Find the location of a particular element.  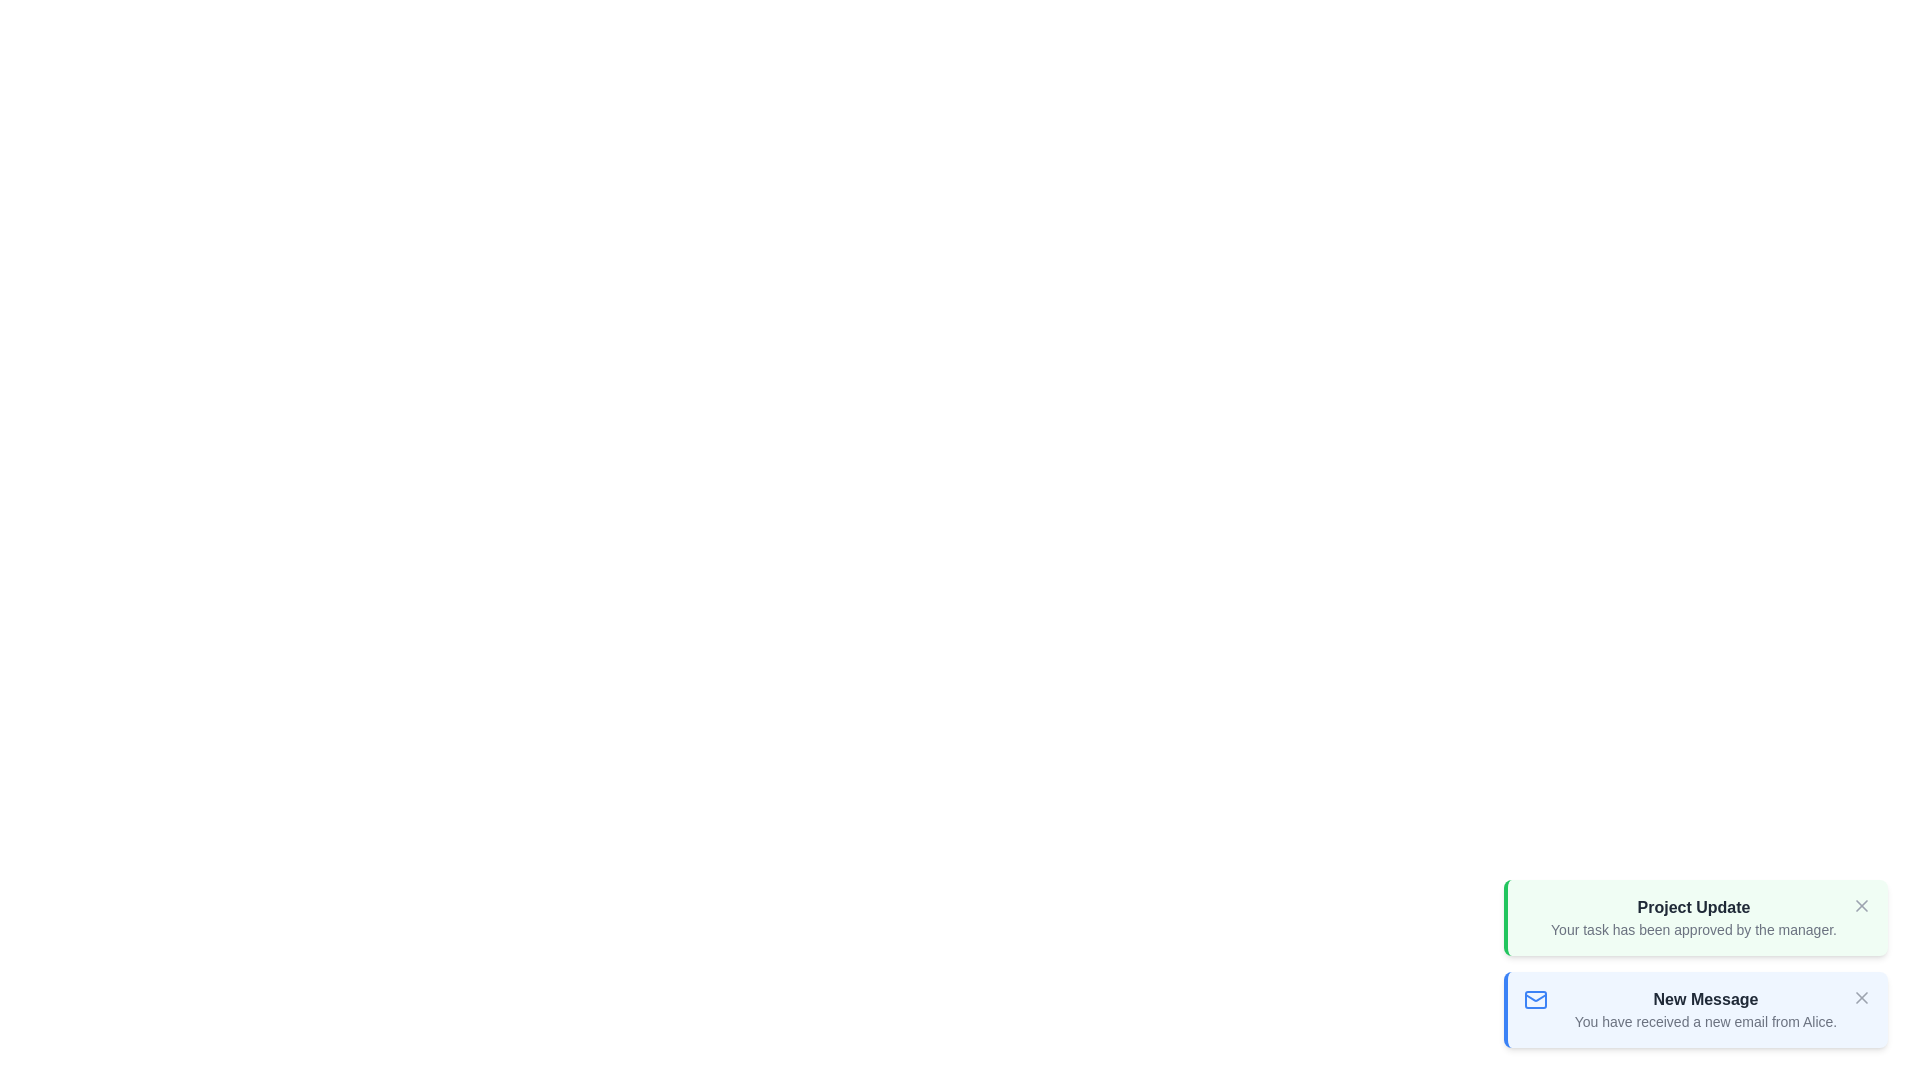

the notification titled Project Update to read its description is located at coordinates (1693, 918).